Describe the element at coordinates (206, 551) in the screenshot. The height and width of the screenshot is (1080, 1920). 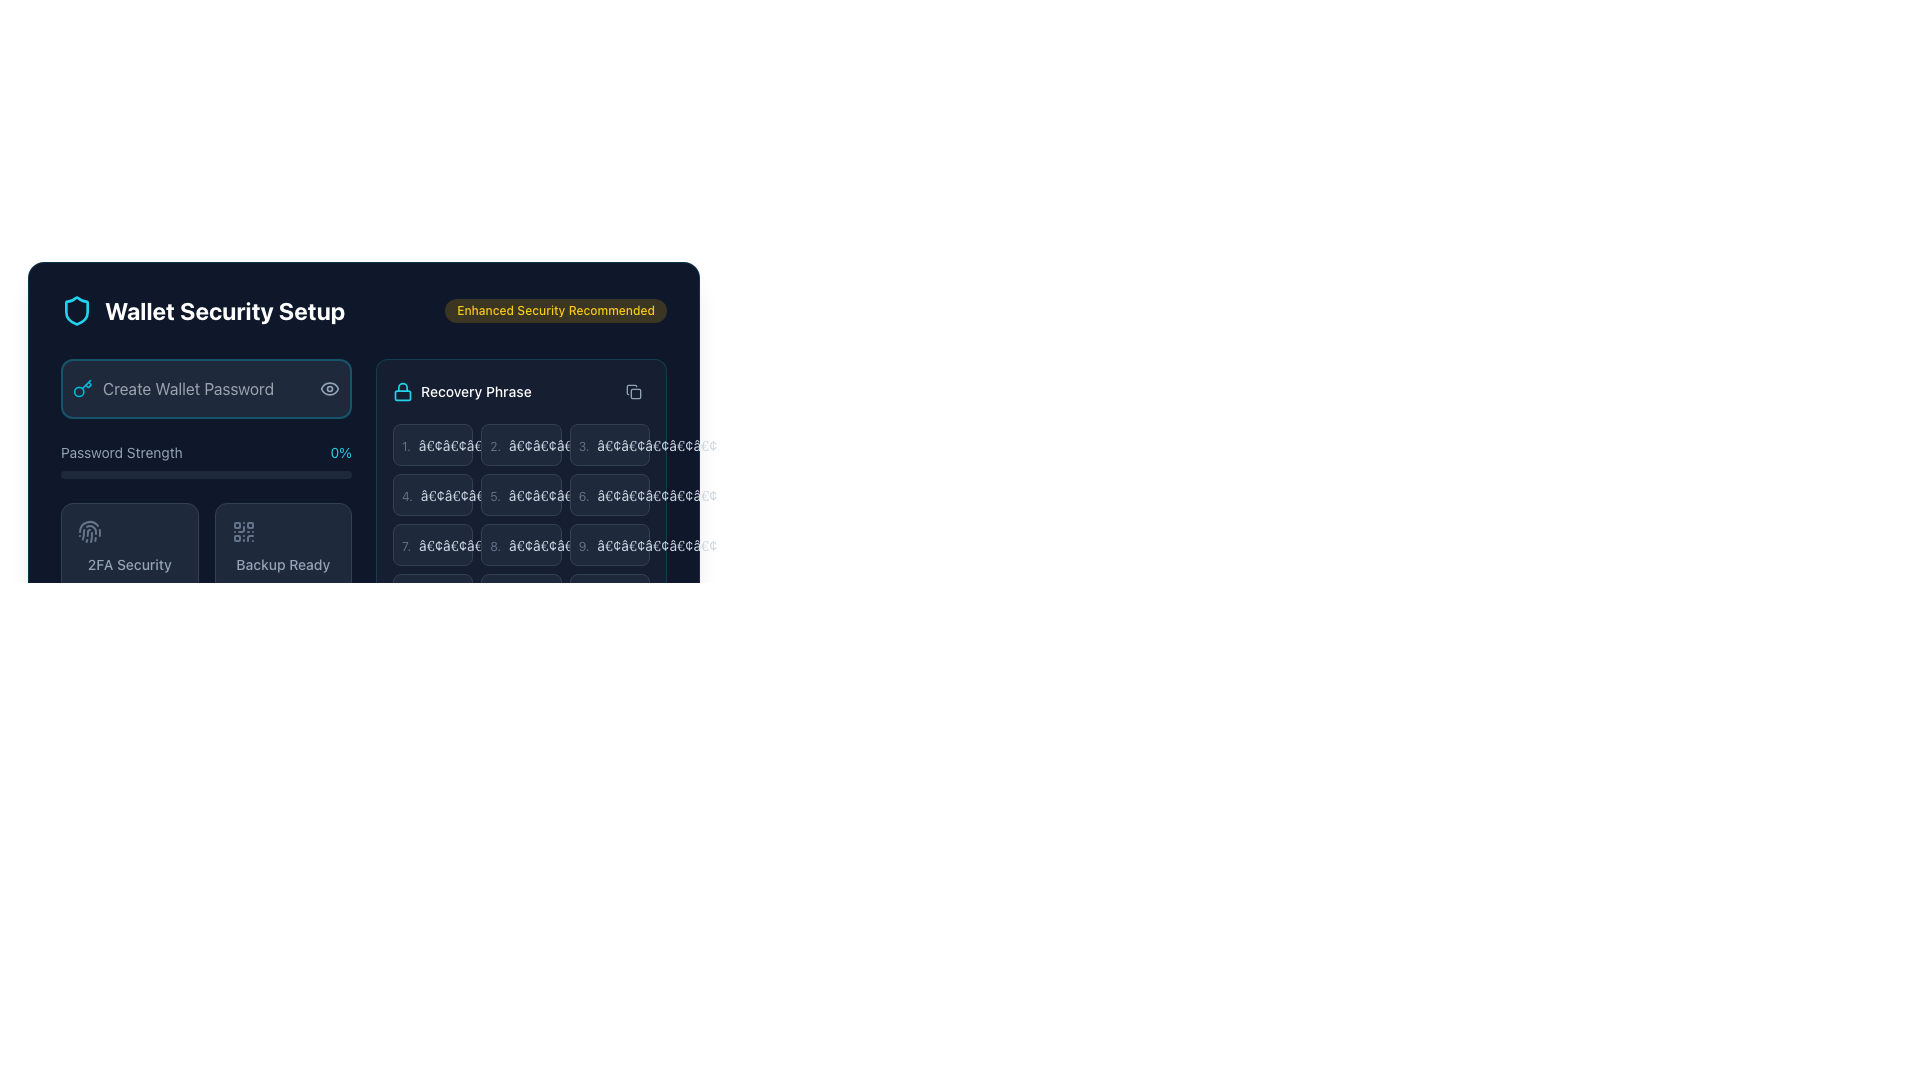
I see `the left card of the Interactive dual-choice UI cards` at that location.